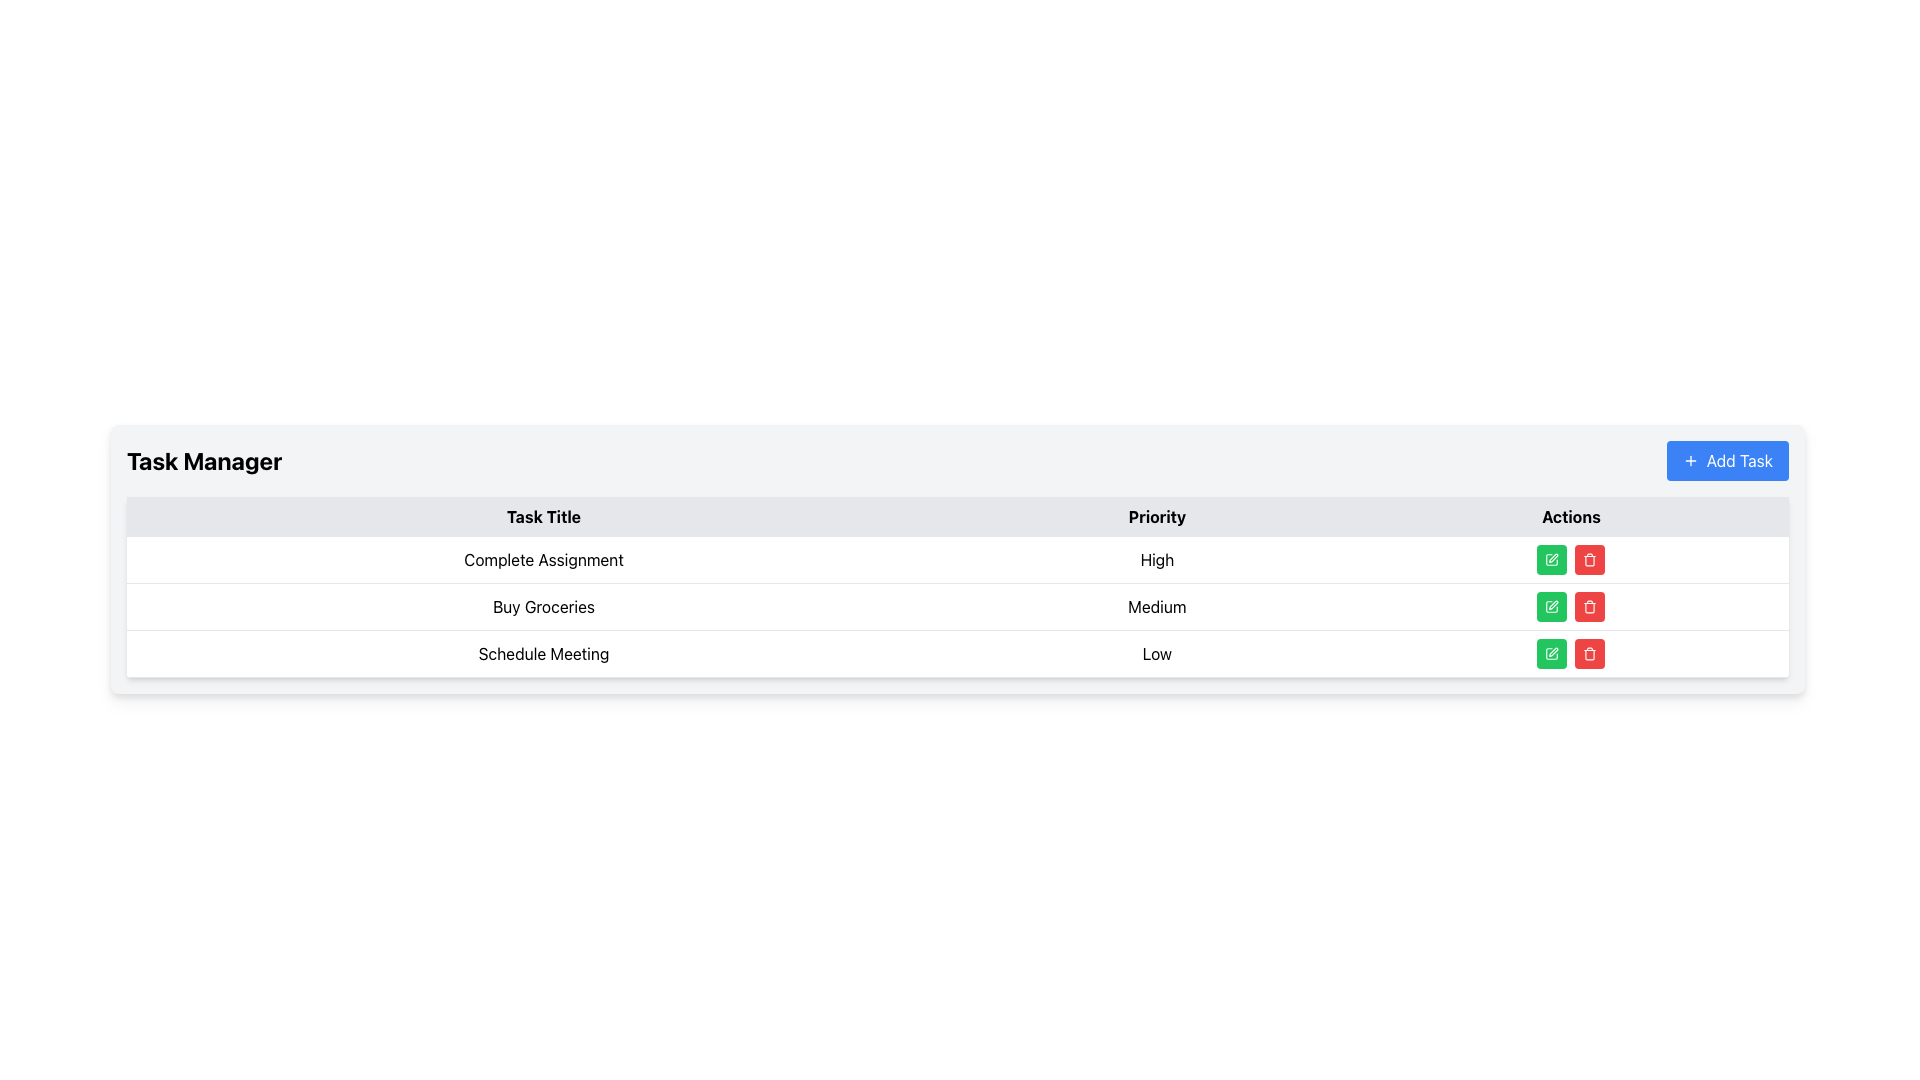 This screenshot has width=1920, height=1080. Describe the element at coordinates (1588, 605) in the screenshot. I see `the red trash bin icon button located in the 'Actions' column of the task manager` at that location.